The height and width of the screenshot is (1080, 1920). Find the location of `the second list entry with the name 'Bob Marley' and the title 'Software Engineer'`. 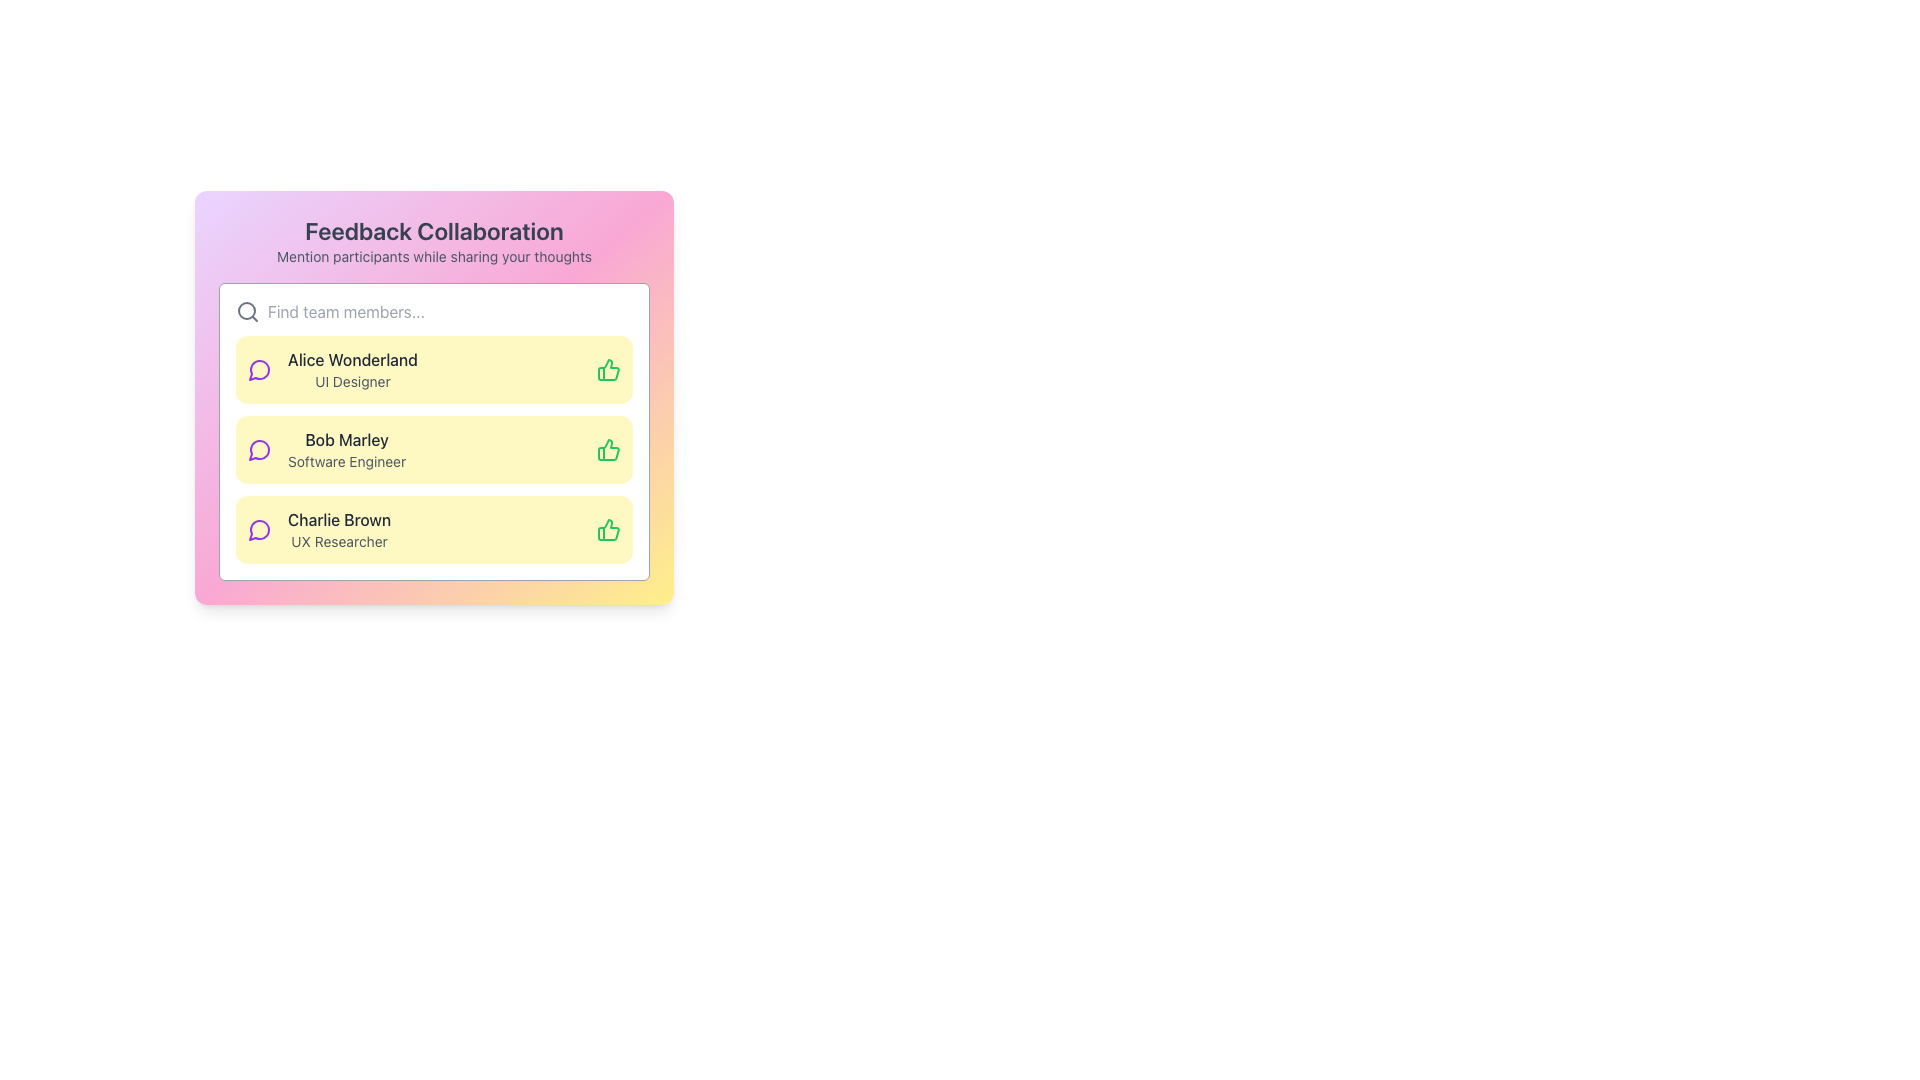

the second list entry with the name 'Bob Marley' and the title 'Software Engineer' is located at coordinates (433, 450).